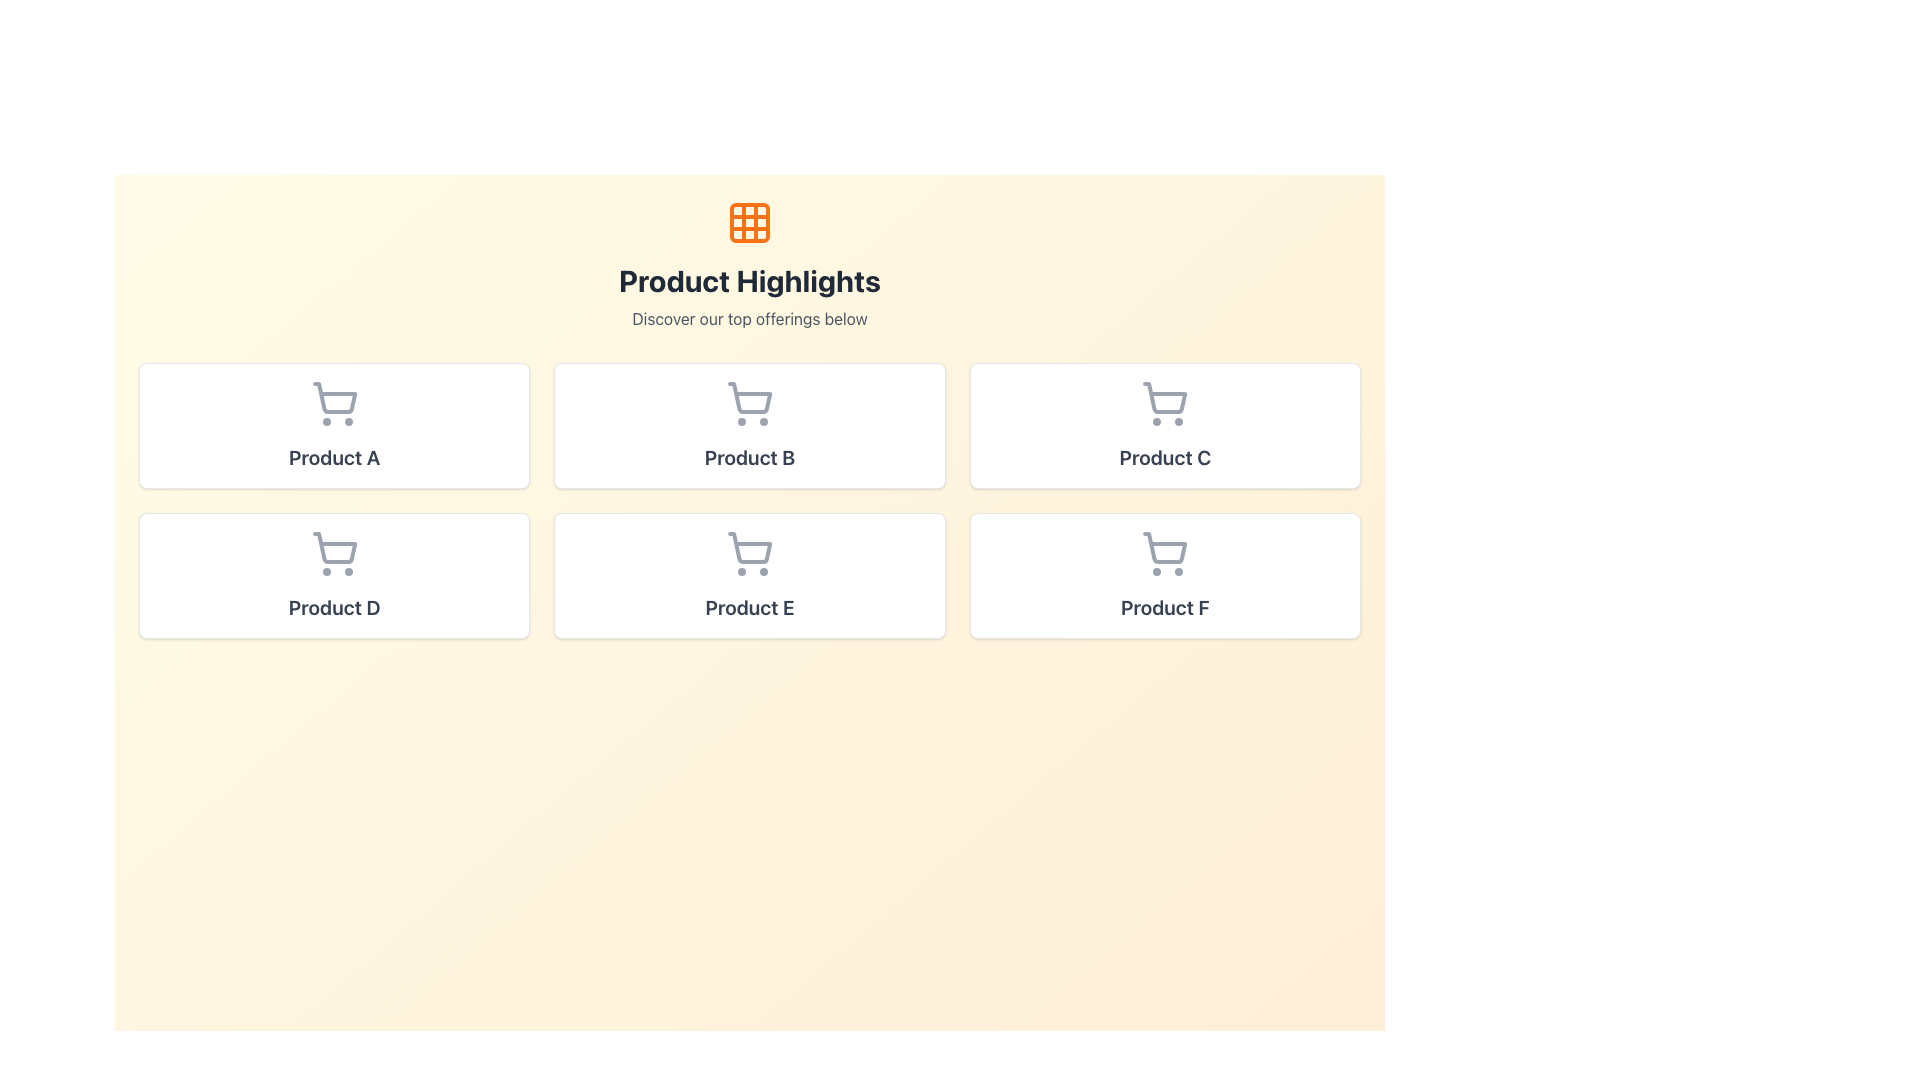 This screenshot has width=1920, height=1080. I want to click on the second card, so click(748, 575).